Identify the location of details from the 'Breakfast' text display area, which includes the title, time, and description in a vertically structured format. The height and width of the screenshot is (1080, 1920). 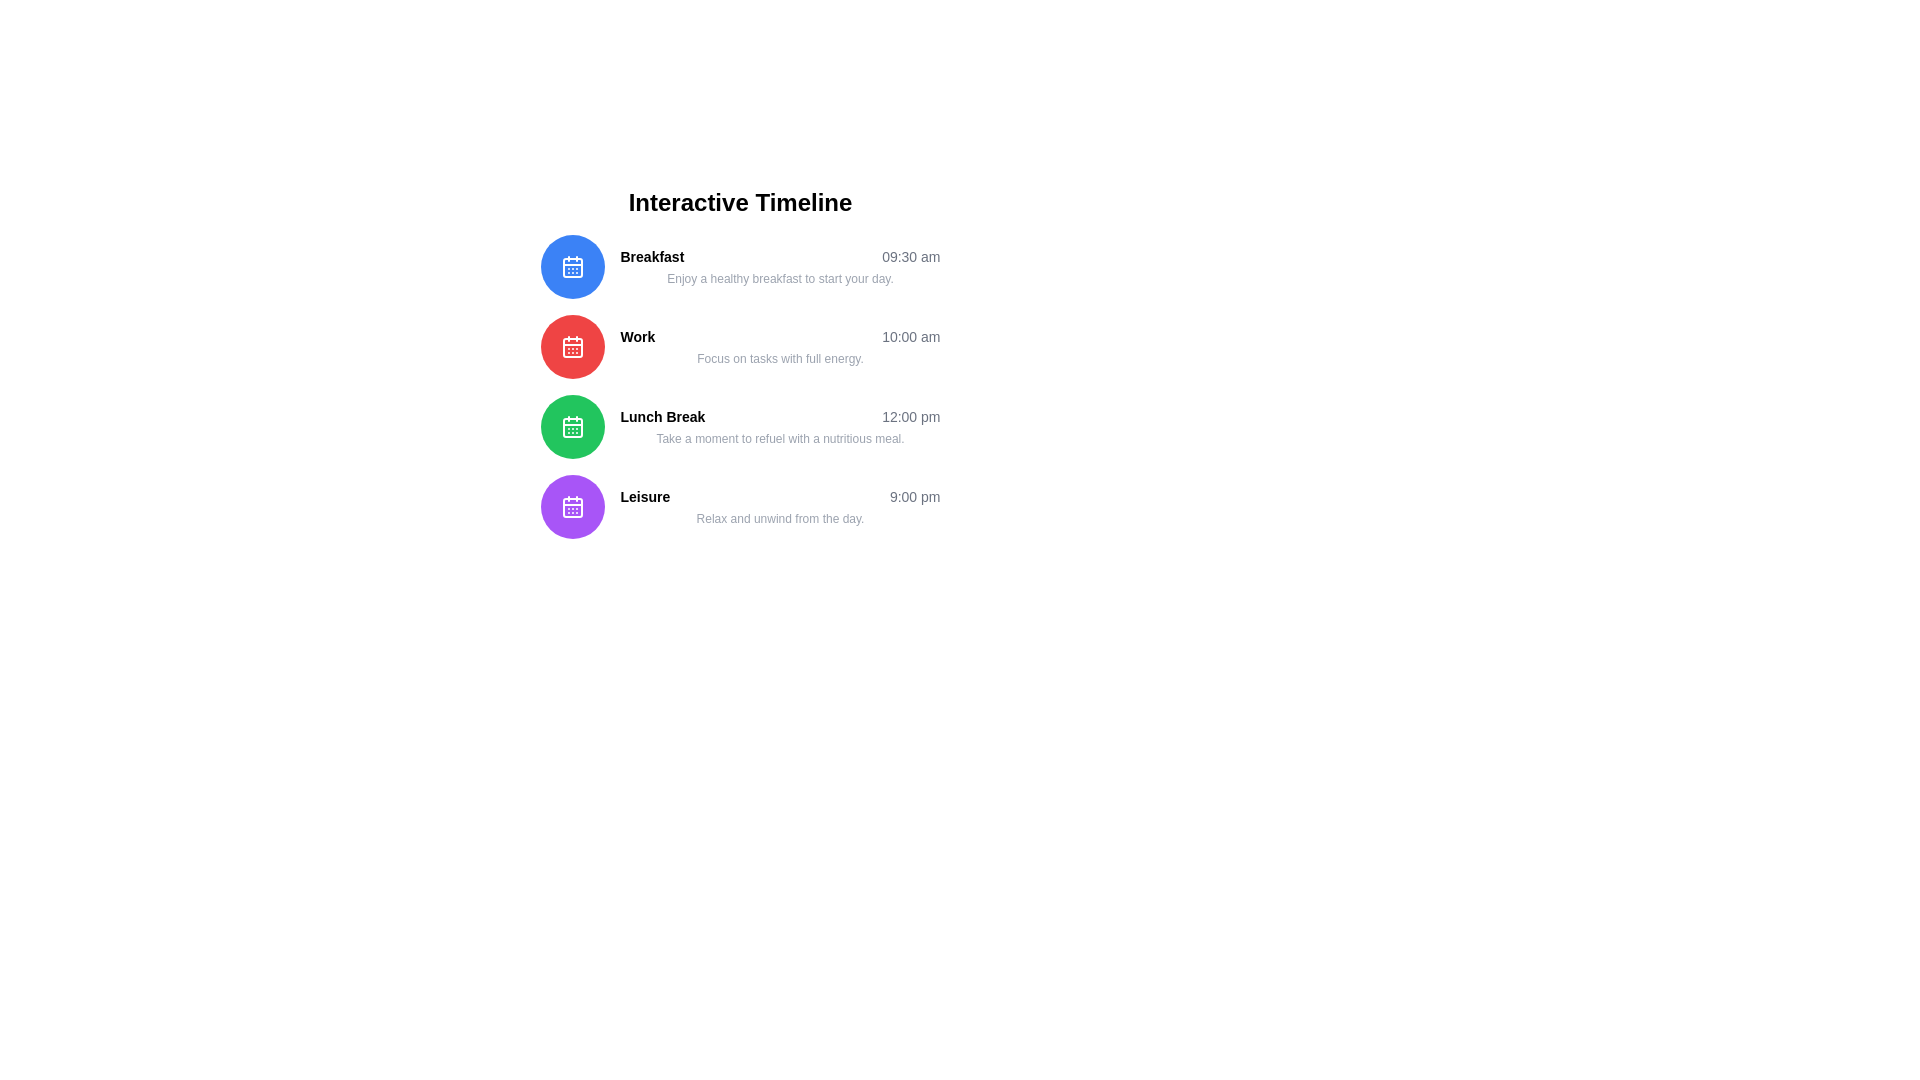
(779, 265).